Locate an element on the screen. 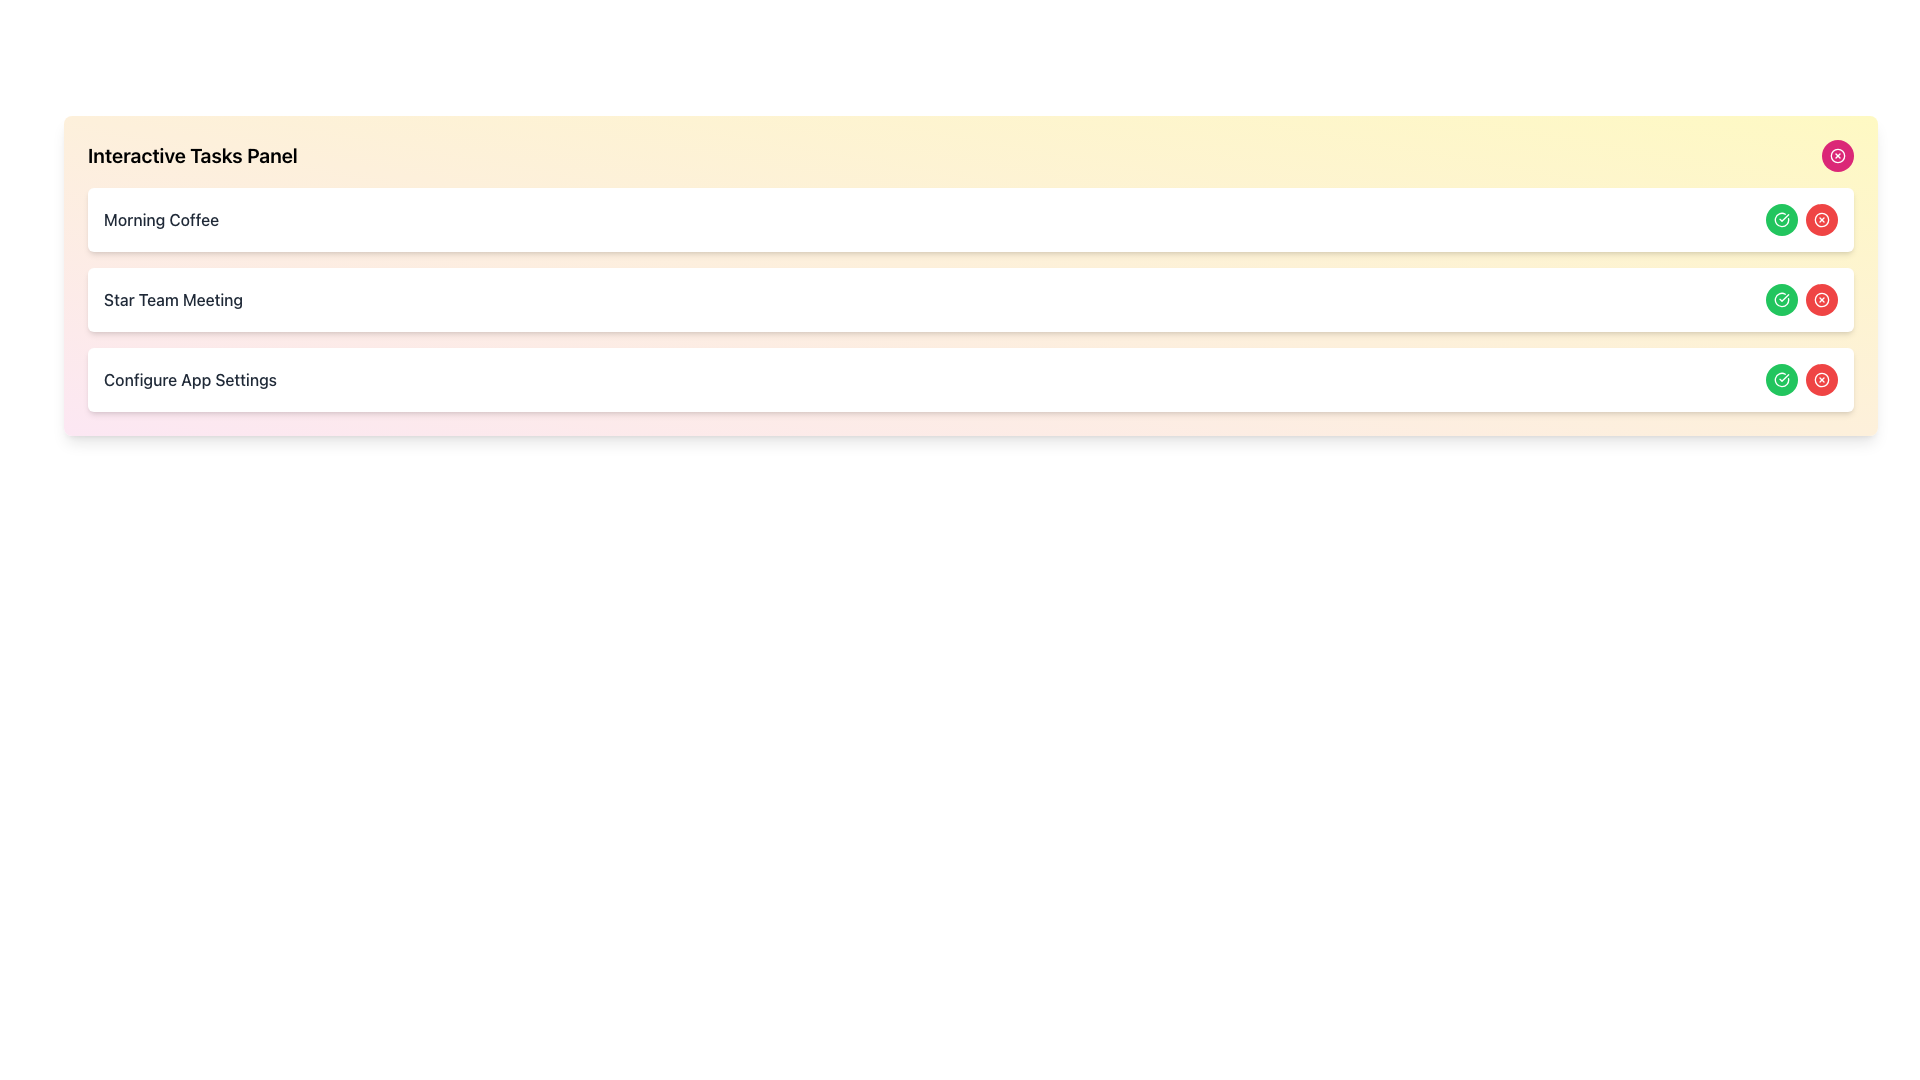 Image resolution: width=1920 pixels, height=1080 pixels. the green checkmark icon located to the right of the 'Star Team Meeting' text is located at coordinates (1781, 219).